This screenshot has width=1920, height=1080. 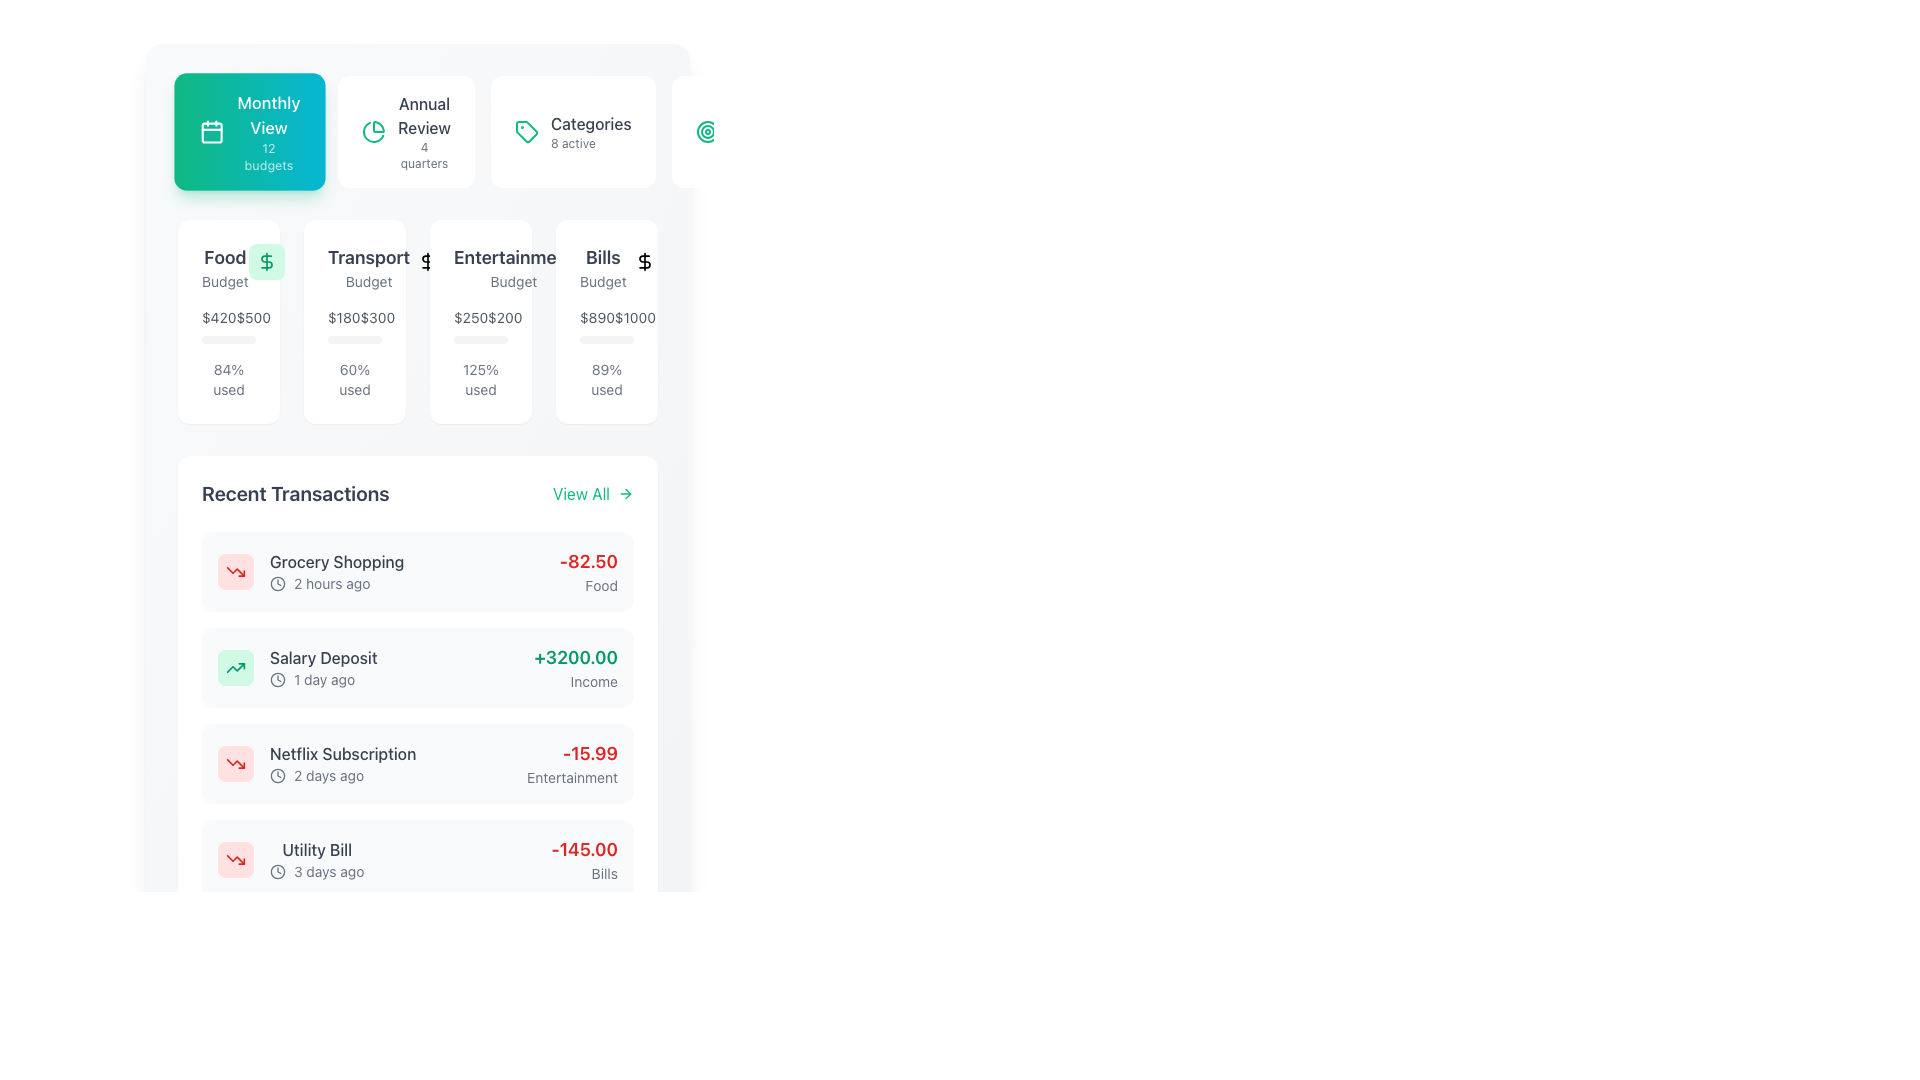 I want to click on text label displaying 'Budget' which is positioned below the 'Food' label in the top left corner of the interface's card layout, so click(x=225, y=281).